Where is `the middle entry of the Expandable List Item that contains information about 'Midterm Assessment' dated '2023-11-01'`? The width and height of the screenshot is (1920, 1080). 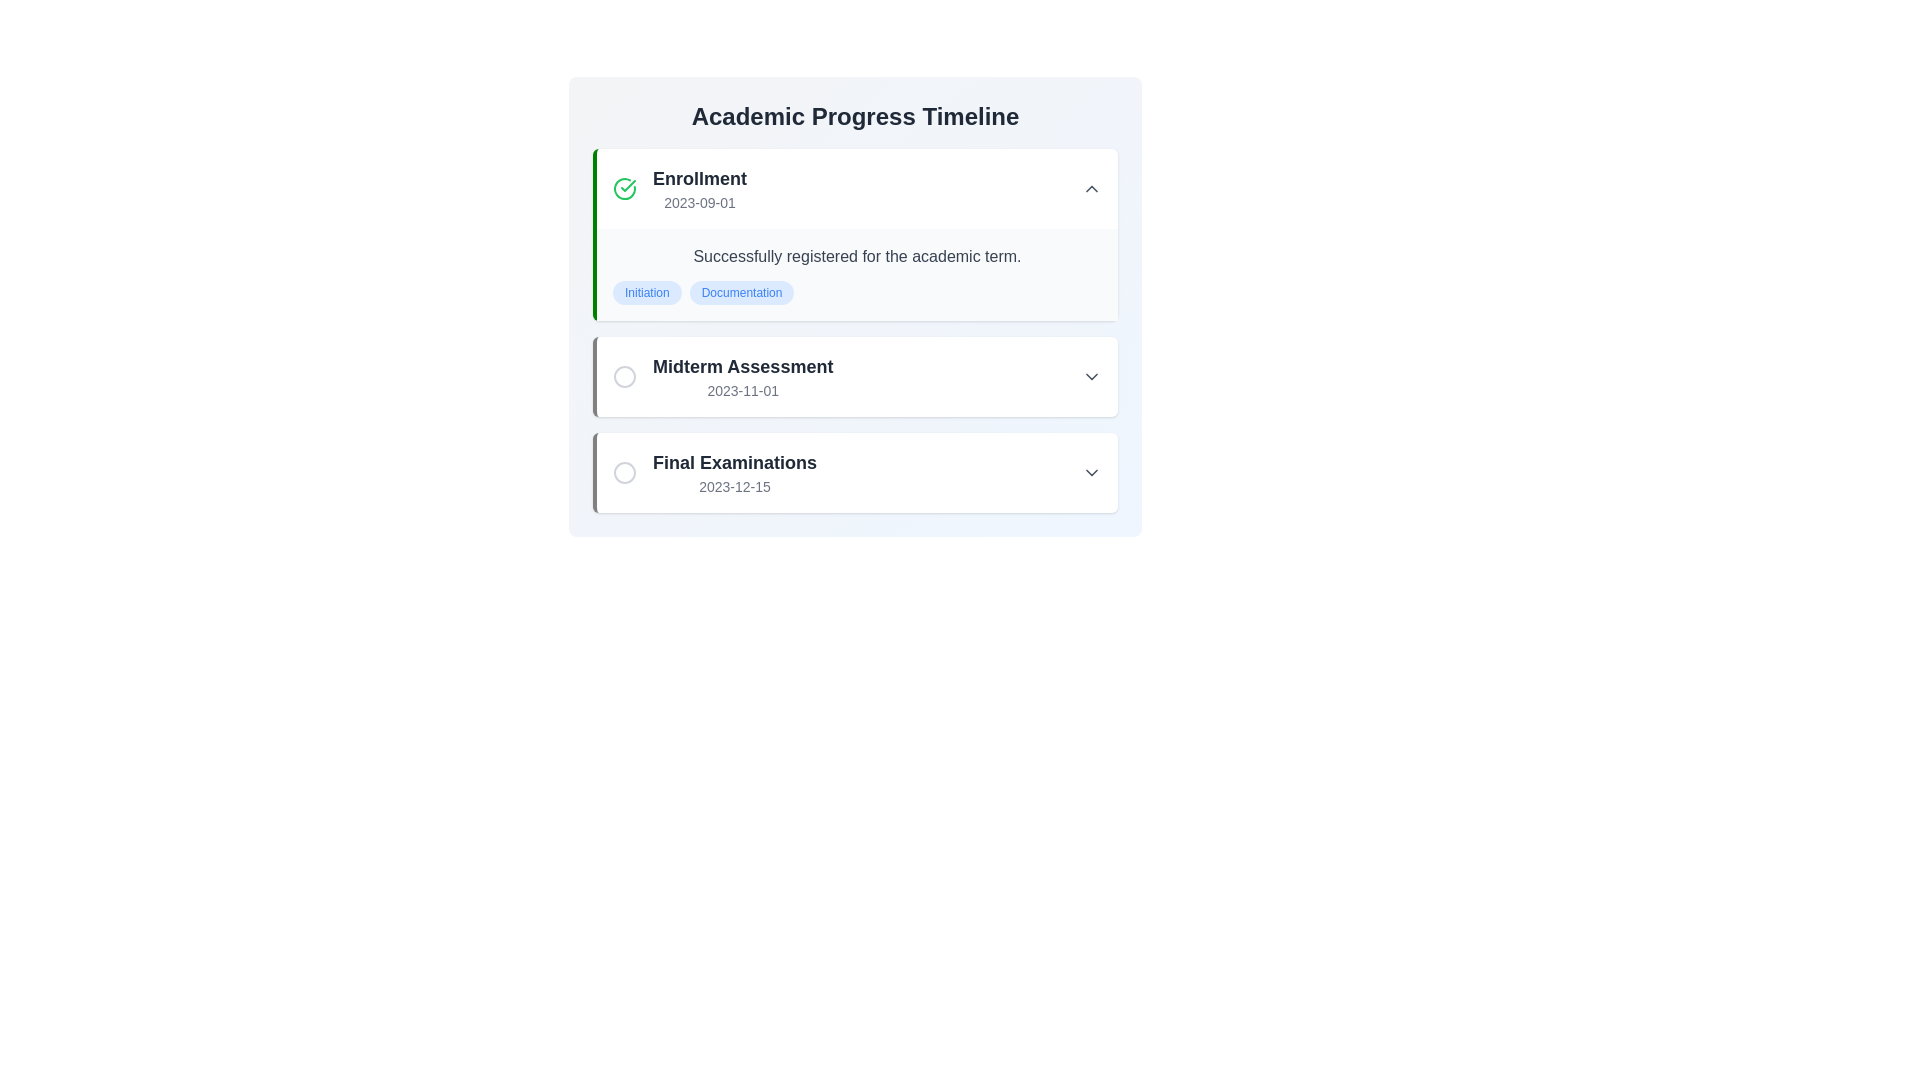 the middle entry of the Expandable List Item that contains information about 'Midterm Assessment' dated '2023-11-01' is located at coordinates (857, 377).